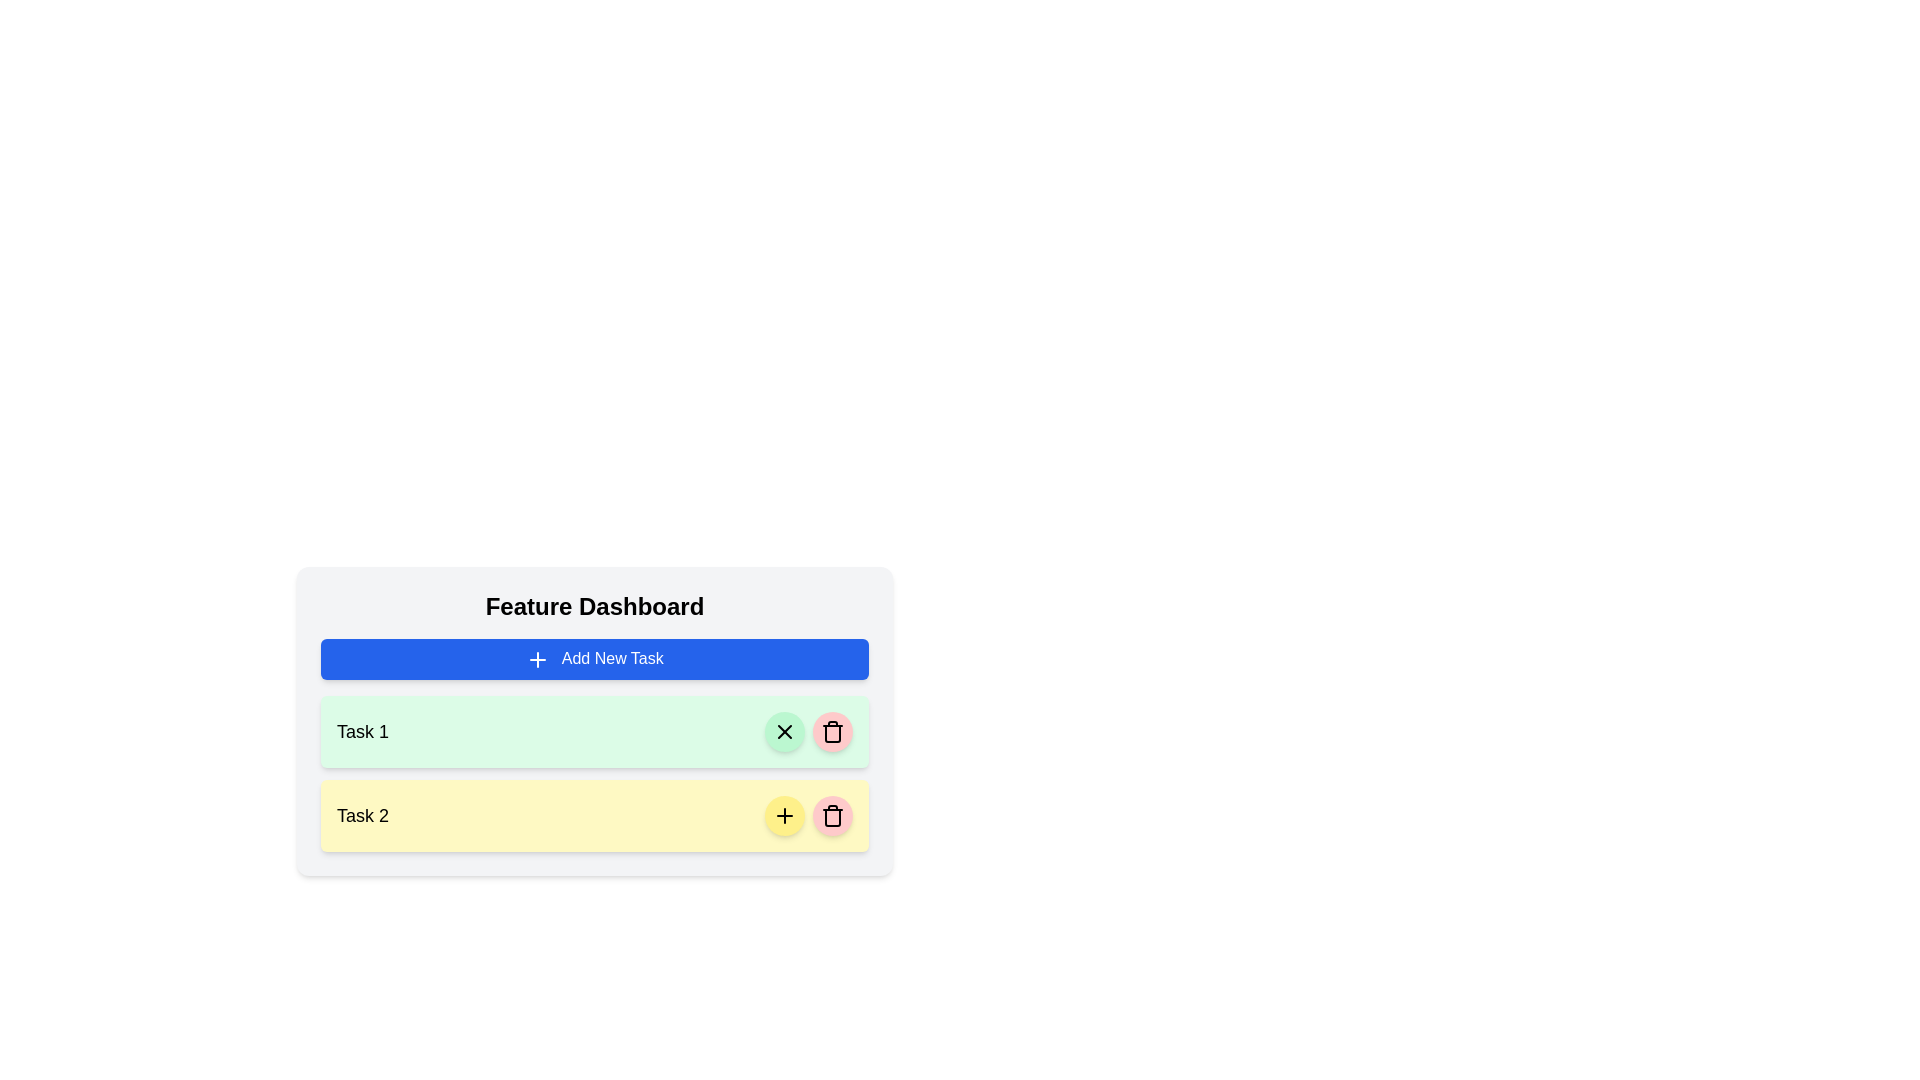  What do you see at coordinates (538, 659) in the screenshot?
I see `the plus sign icon located on the left side of the 'Add New Task' button, which is a small icon styled with a thin stroke and rounded corners, matching the button's text color` at bounding box center [538, 659].